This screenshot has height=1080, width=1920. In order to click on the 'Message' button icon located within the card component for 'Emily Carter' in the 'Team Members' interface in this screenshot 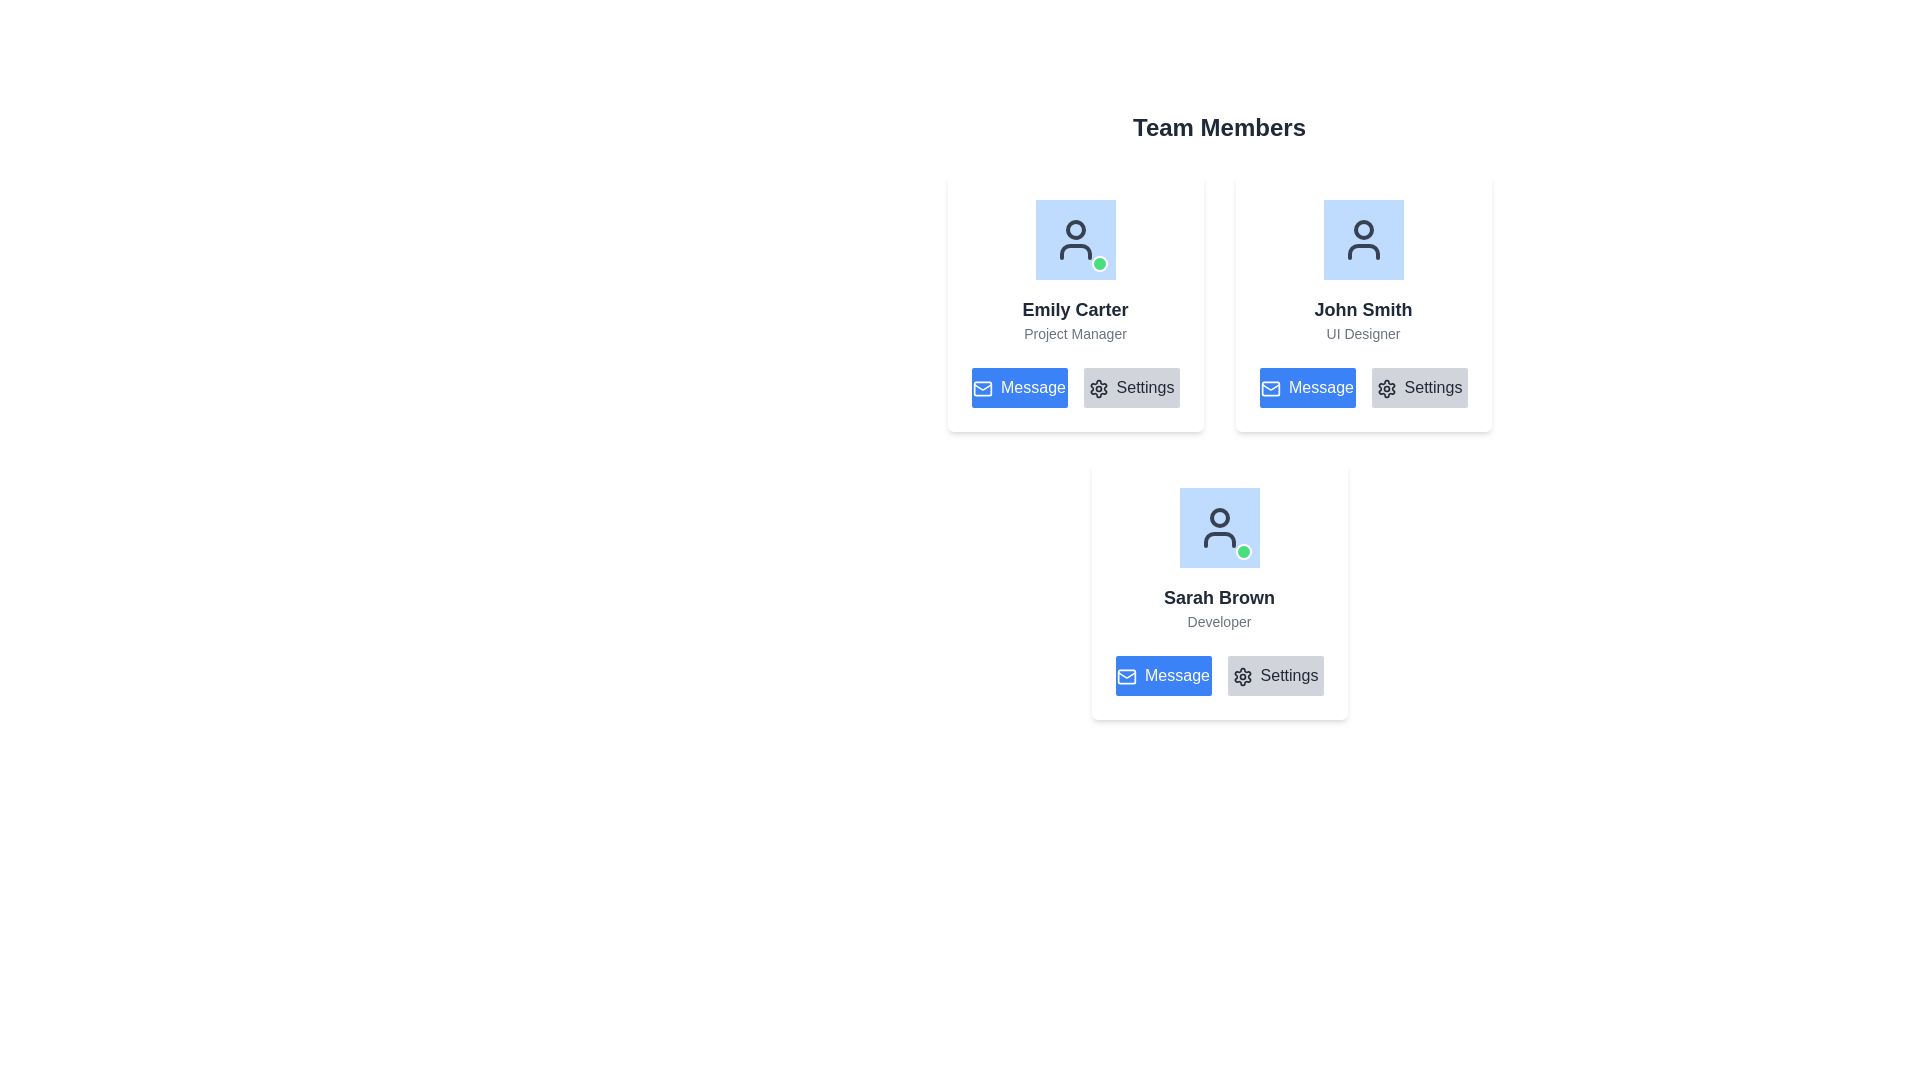, I will do `click(983, 388)`.